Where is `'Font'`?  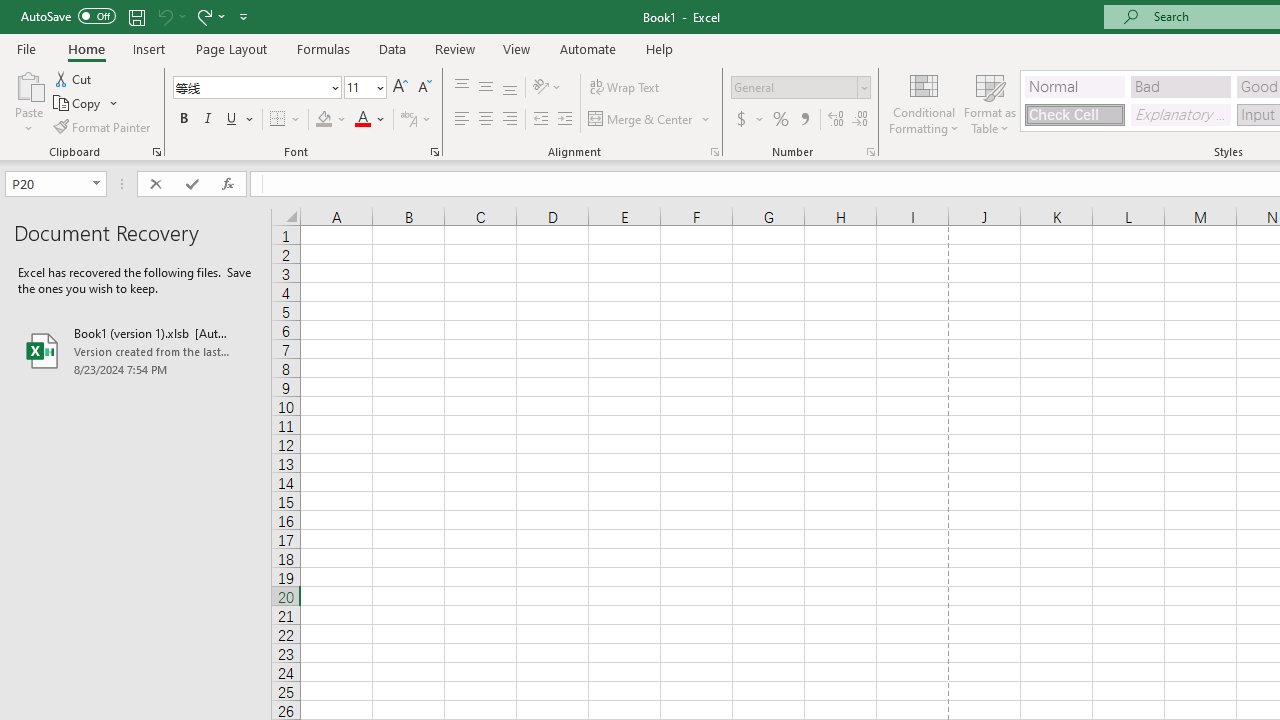 'Font' is located at coordinates (249, 86).